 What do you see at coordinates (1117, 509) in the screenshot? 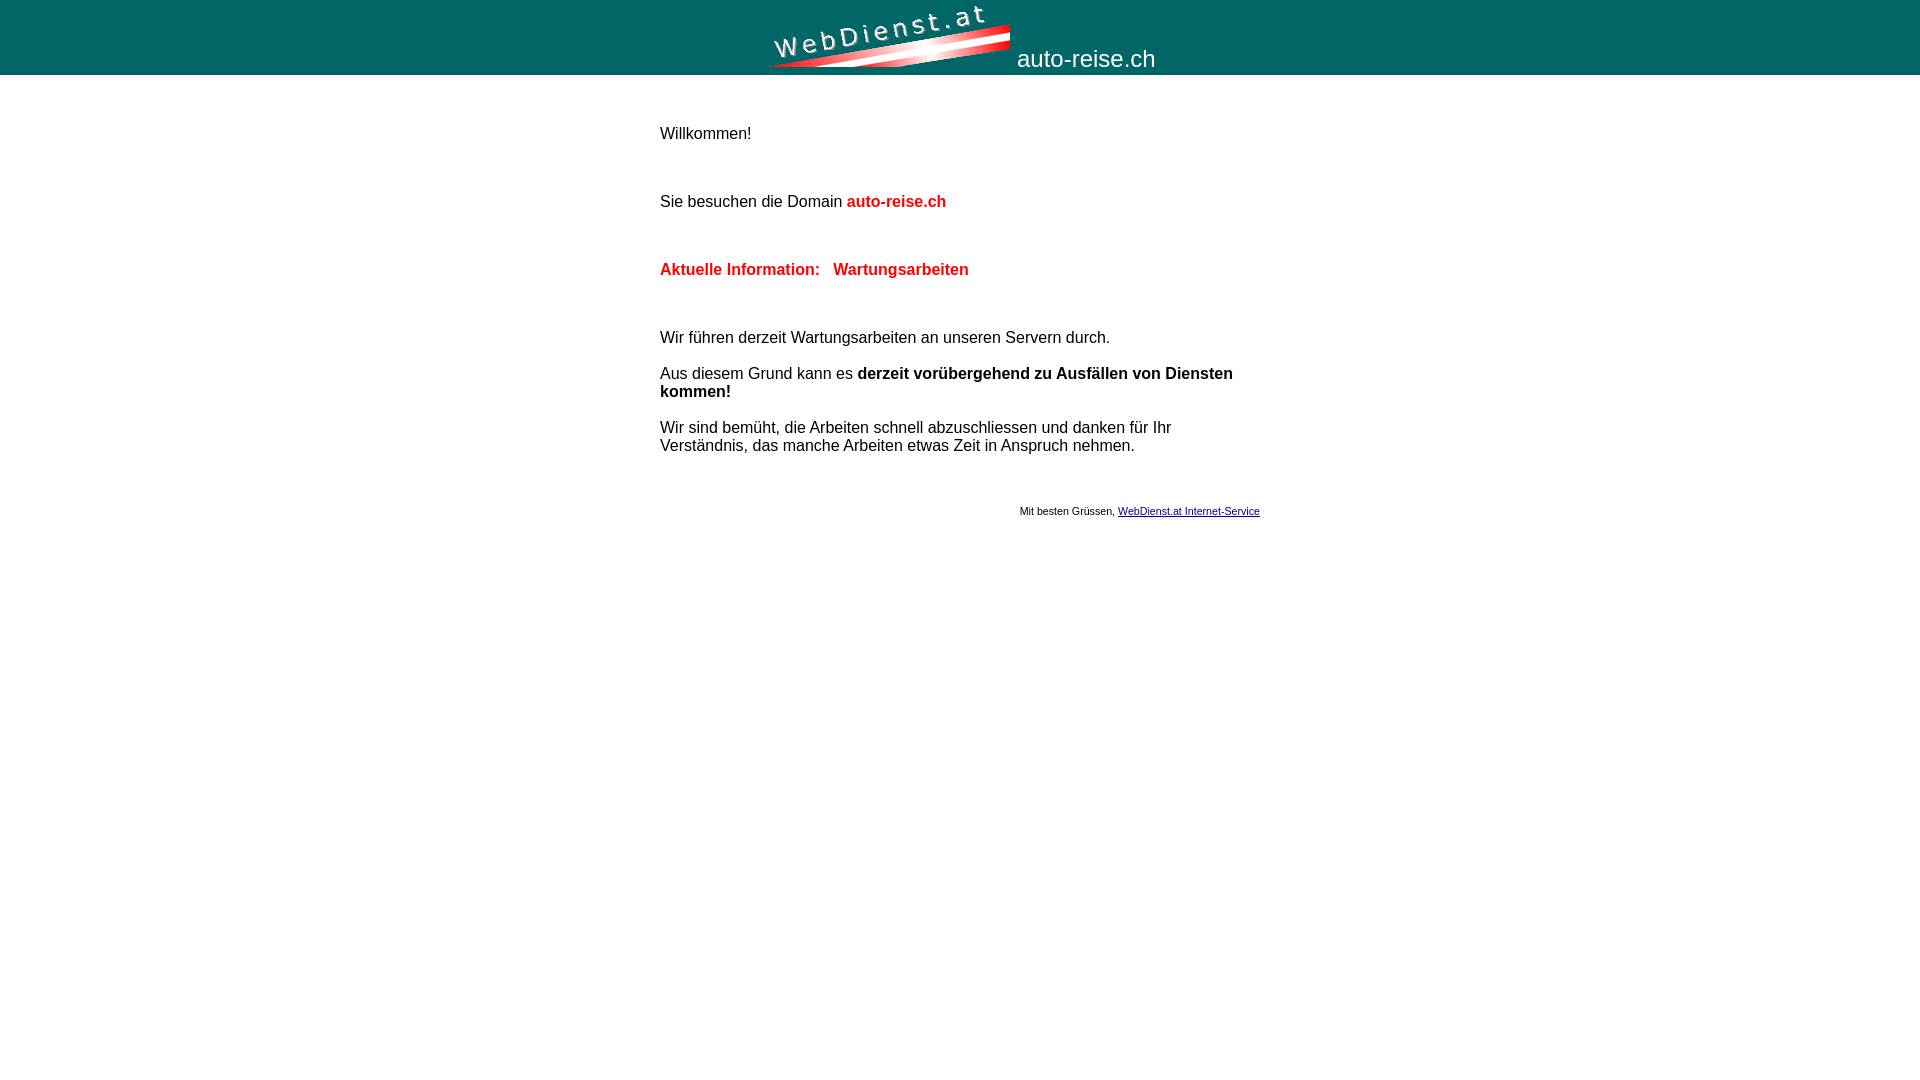
I see `'WebDienst.at Internet-Service'` at bounding box center [1117, 509].